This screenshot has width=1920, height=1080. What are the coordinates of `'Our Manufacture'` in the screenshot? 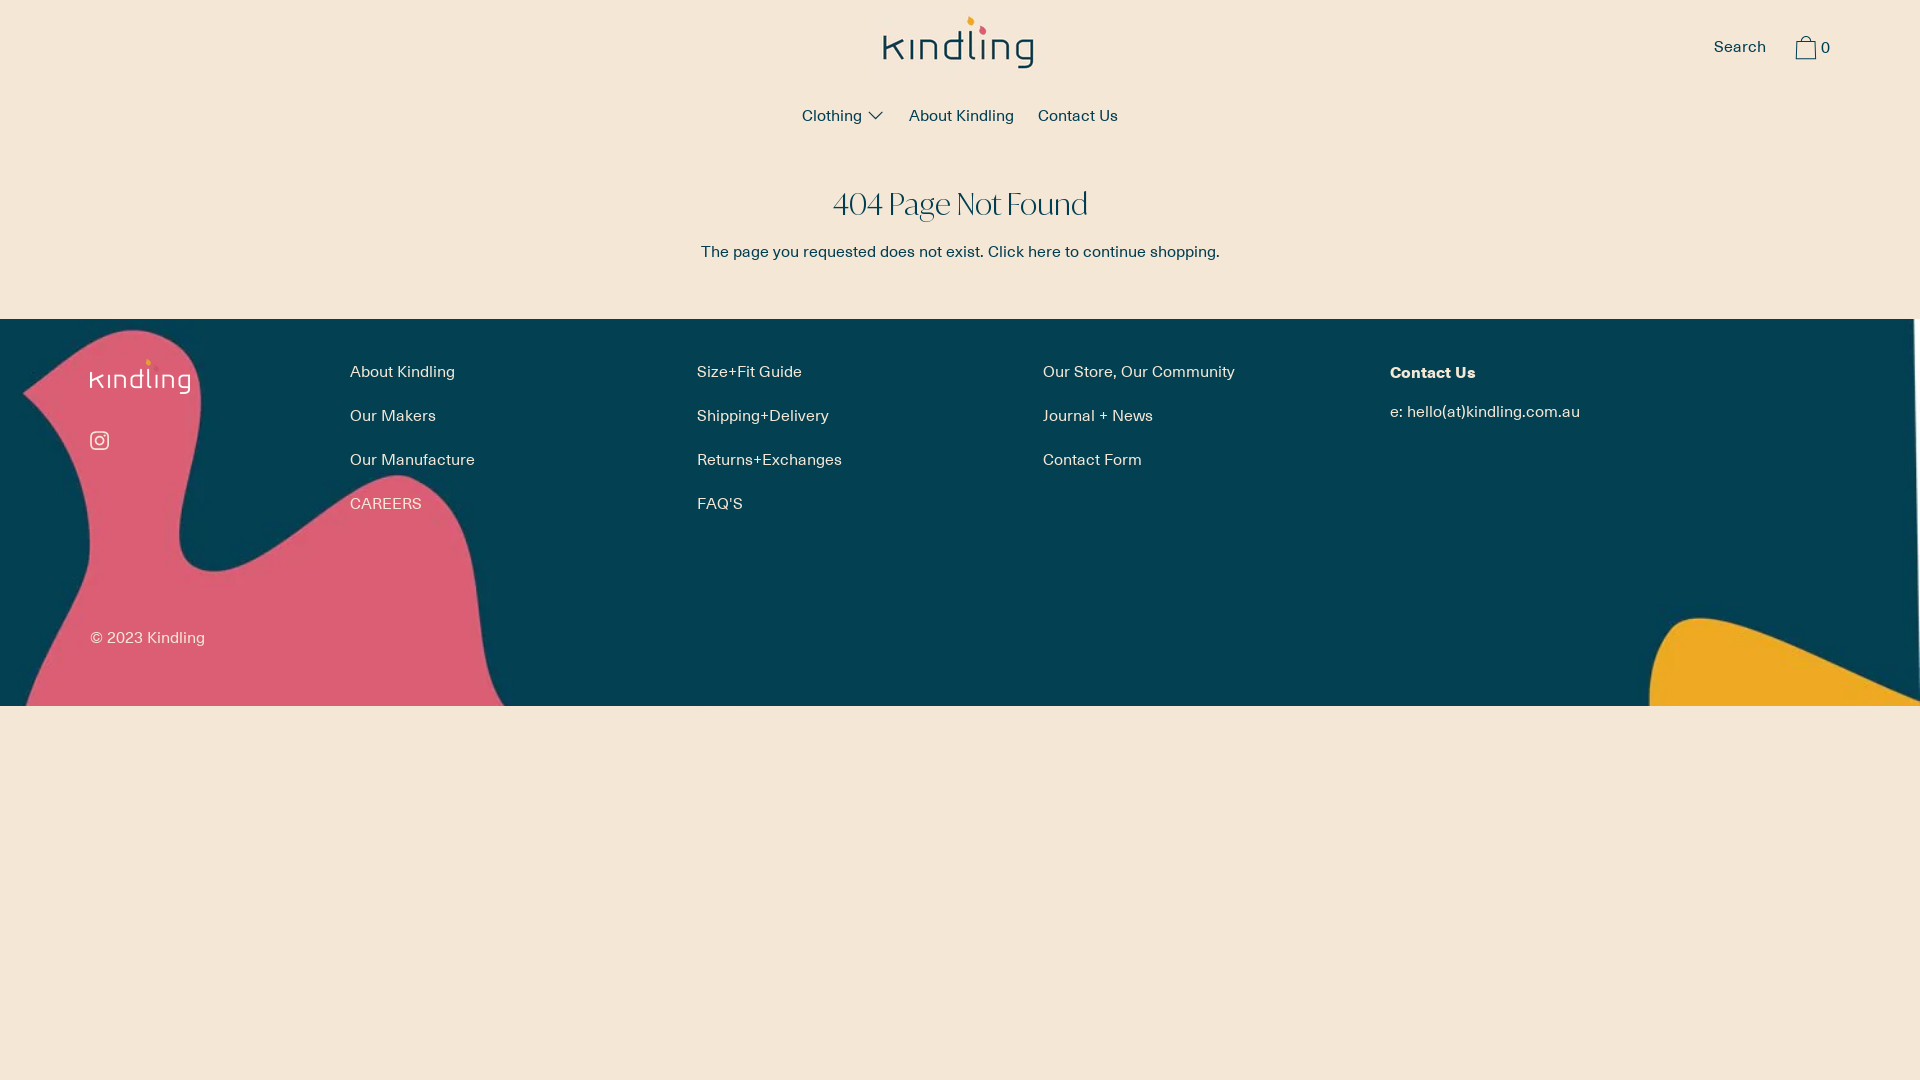 It's located at (411, 459).